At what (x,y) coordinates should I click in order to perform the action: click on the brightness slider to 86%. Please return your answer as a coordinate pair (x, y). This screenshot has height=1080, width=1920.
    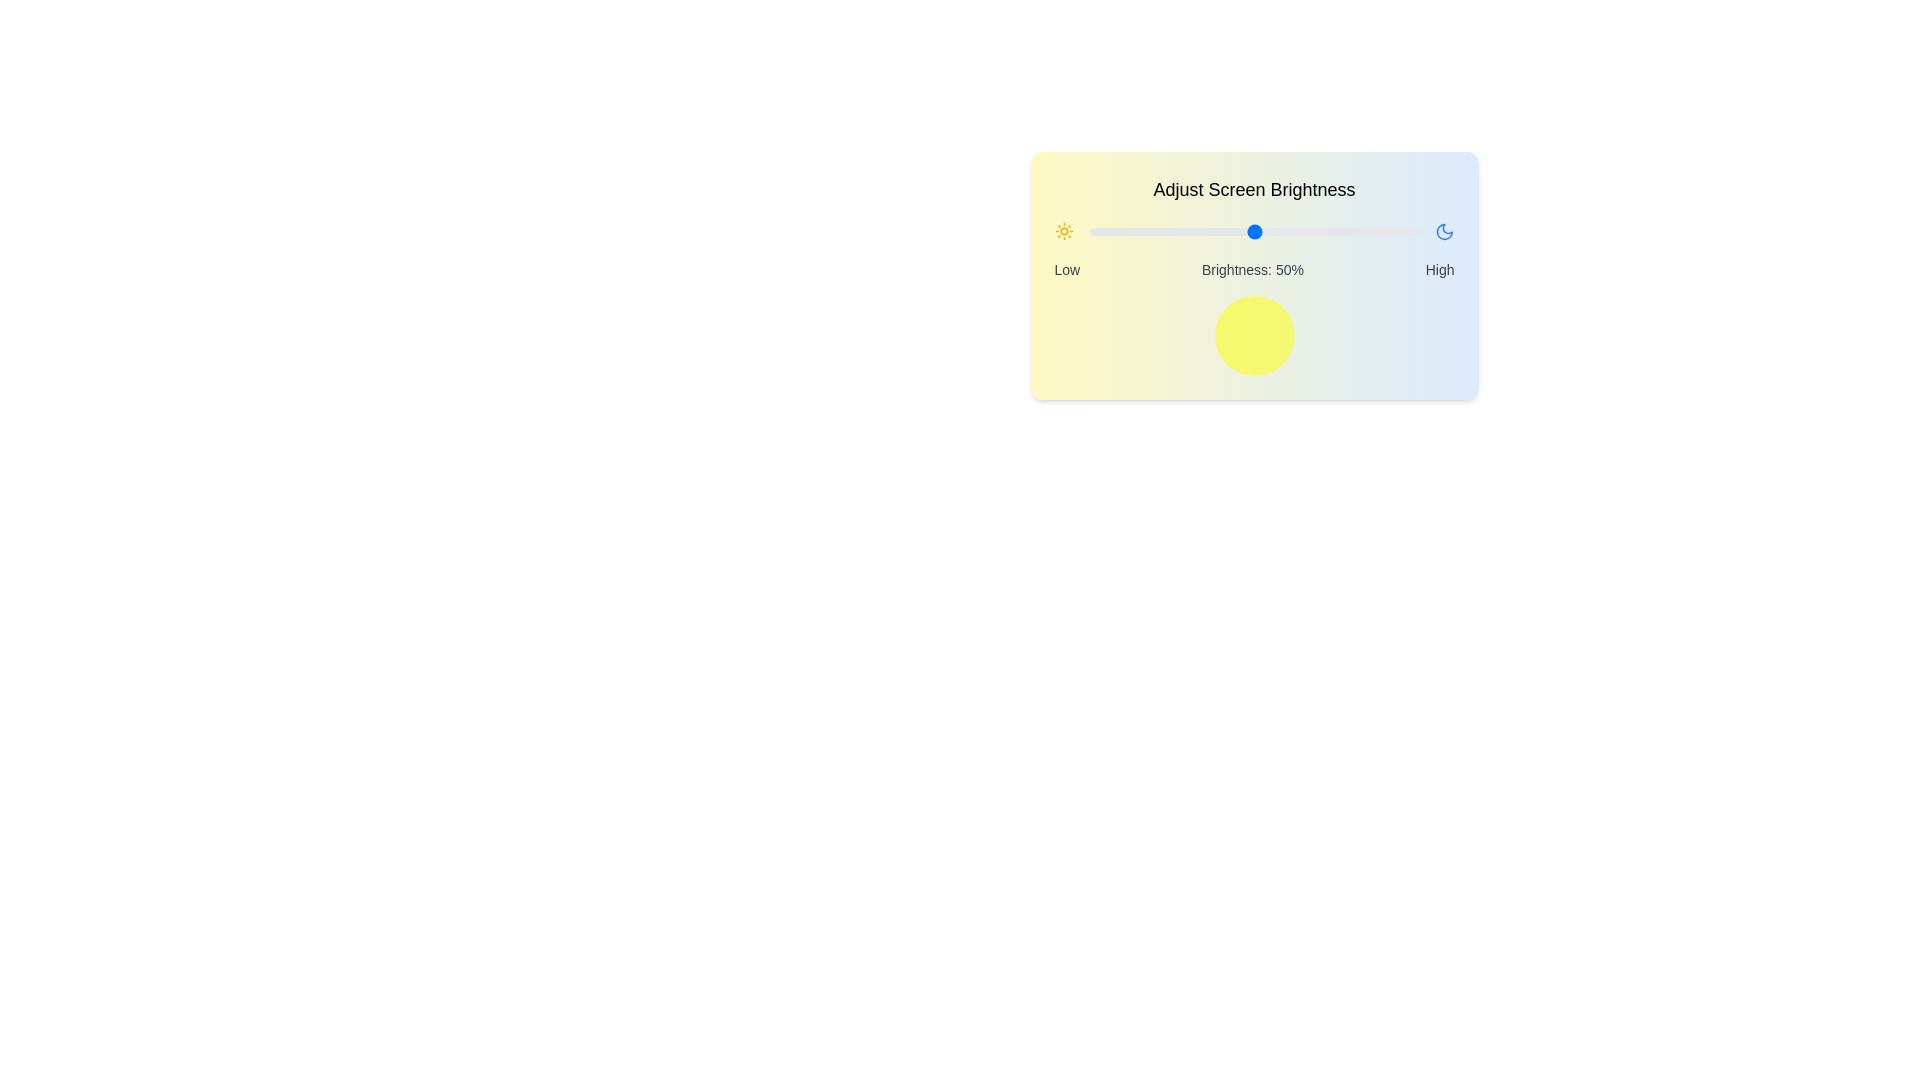
    Looking at the image, I should click on (1371, 230).